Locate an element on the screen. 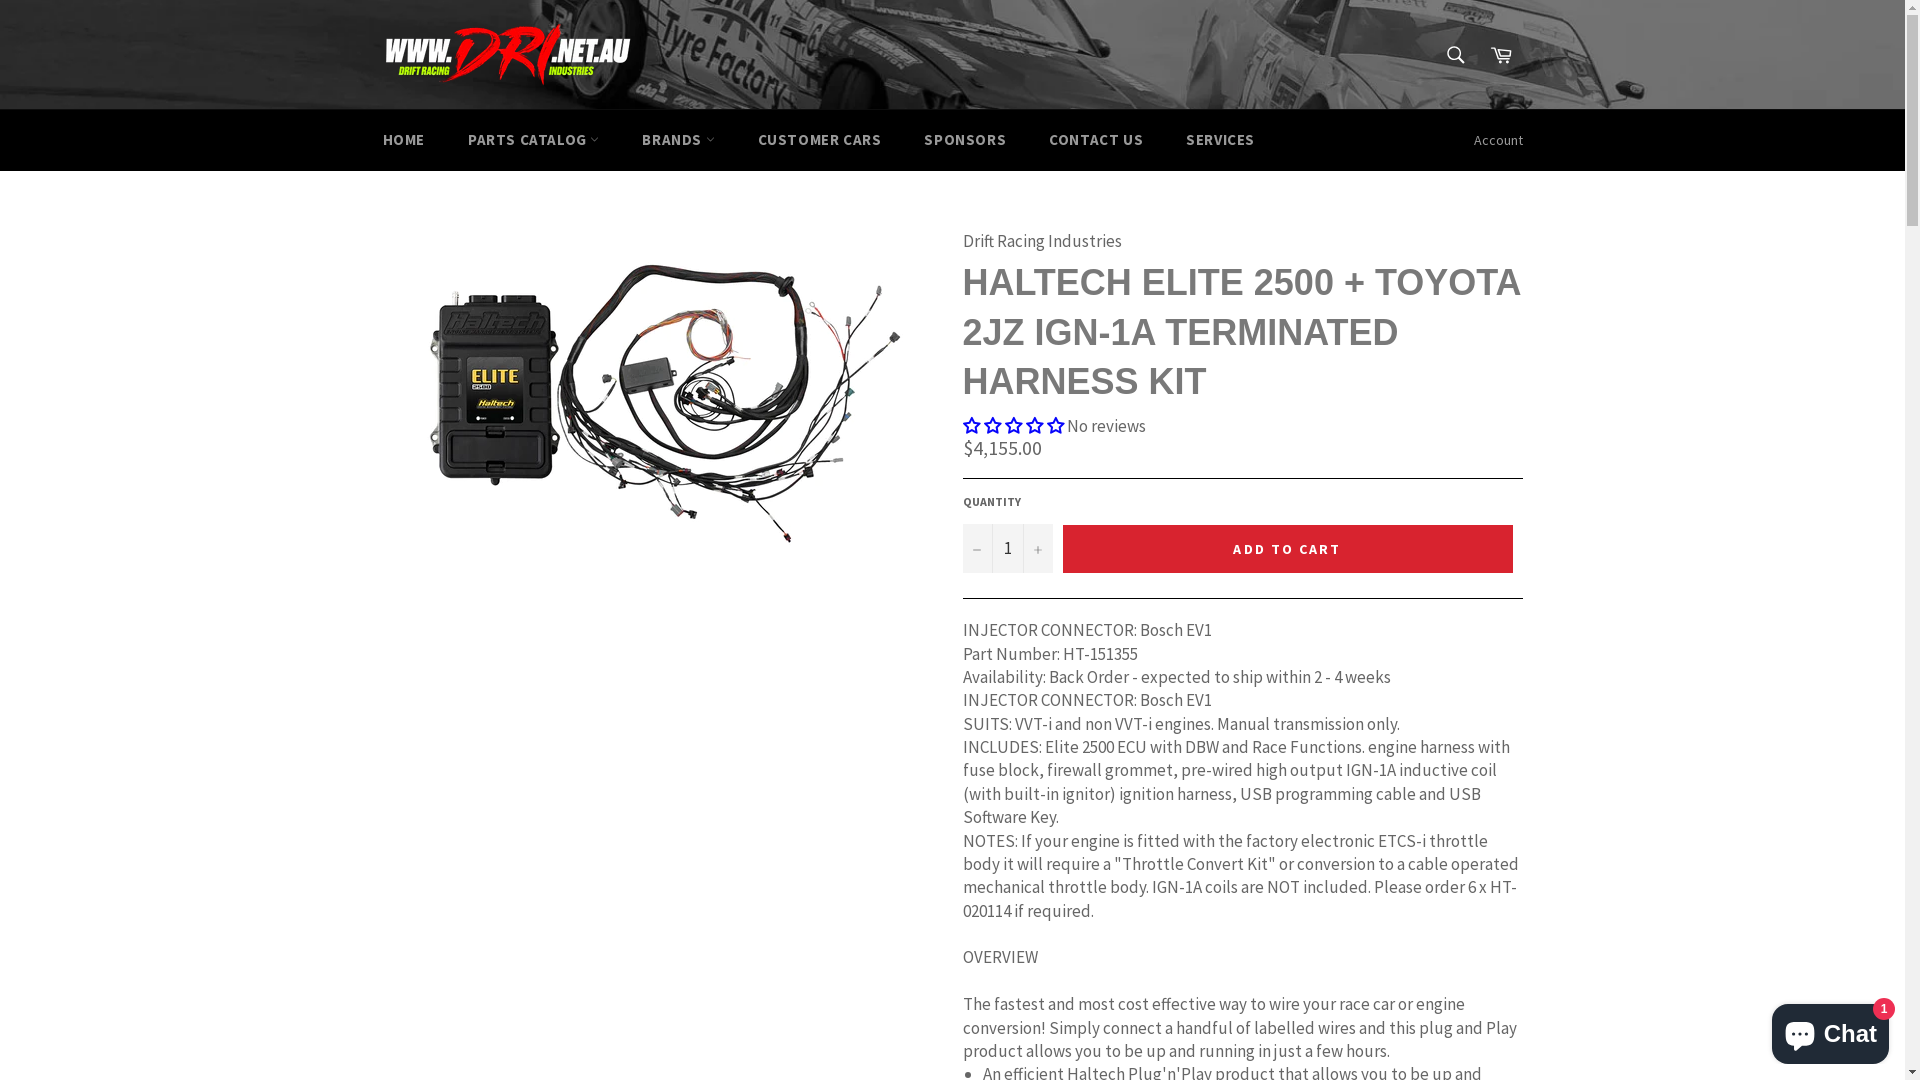 Image resolution: width=1920 pixels, height=1080 pixels. 'CUSTOMER CARS' is located at coordinates (820, 139).